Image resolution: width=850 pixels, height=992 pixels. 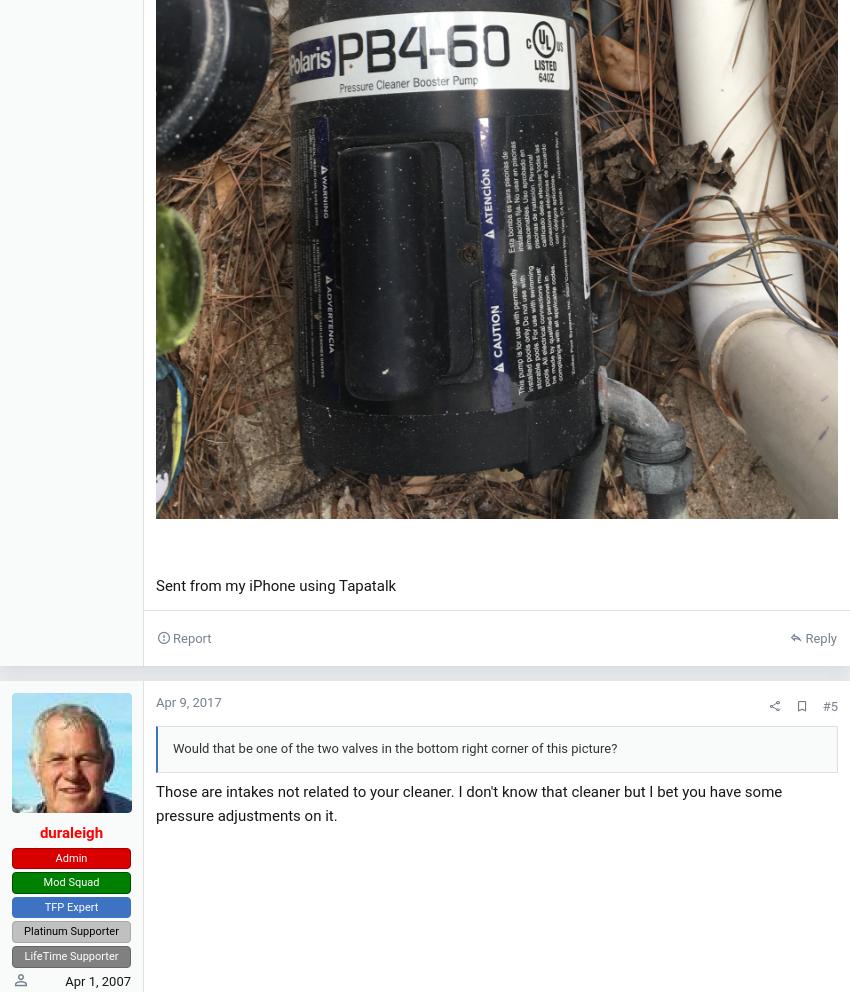 What do you see at coordinates (821, 638) in the screenshot?
I see `'Reply'` at bounding box center [821, 638].